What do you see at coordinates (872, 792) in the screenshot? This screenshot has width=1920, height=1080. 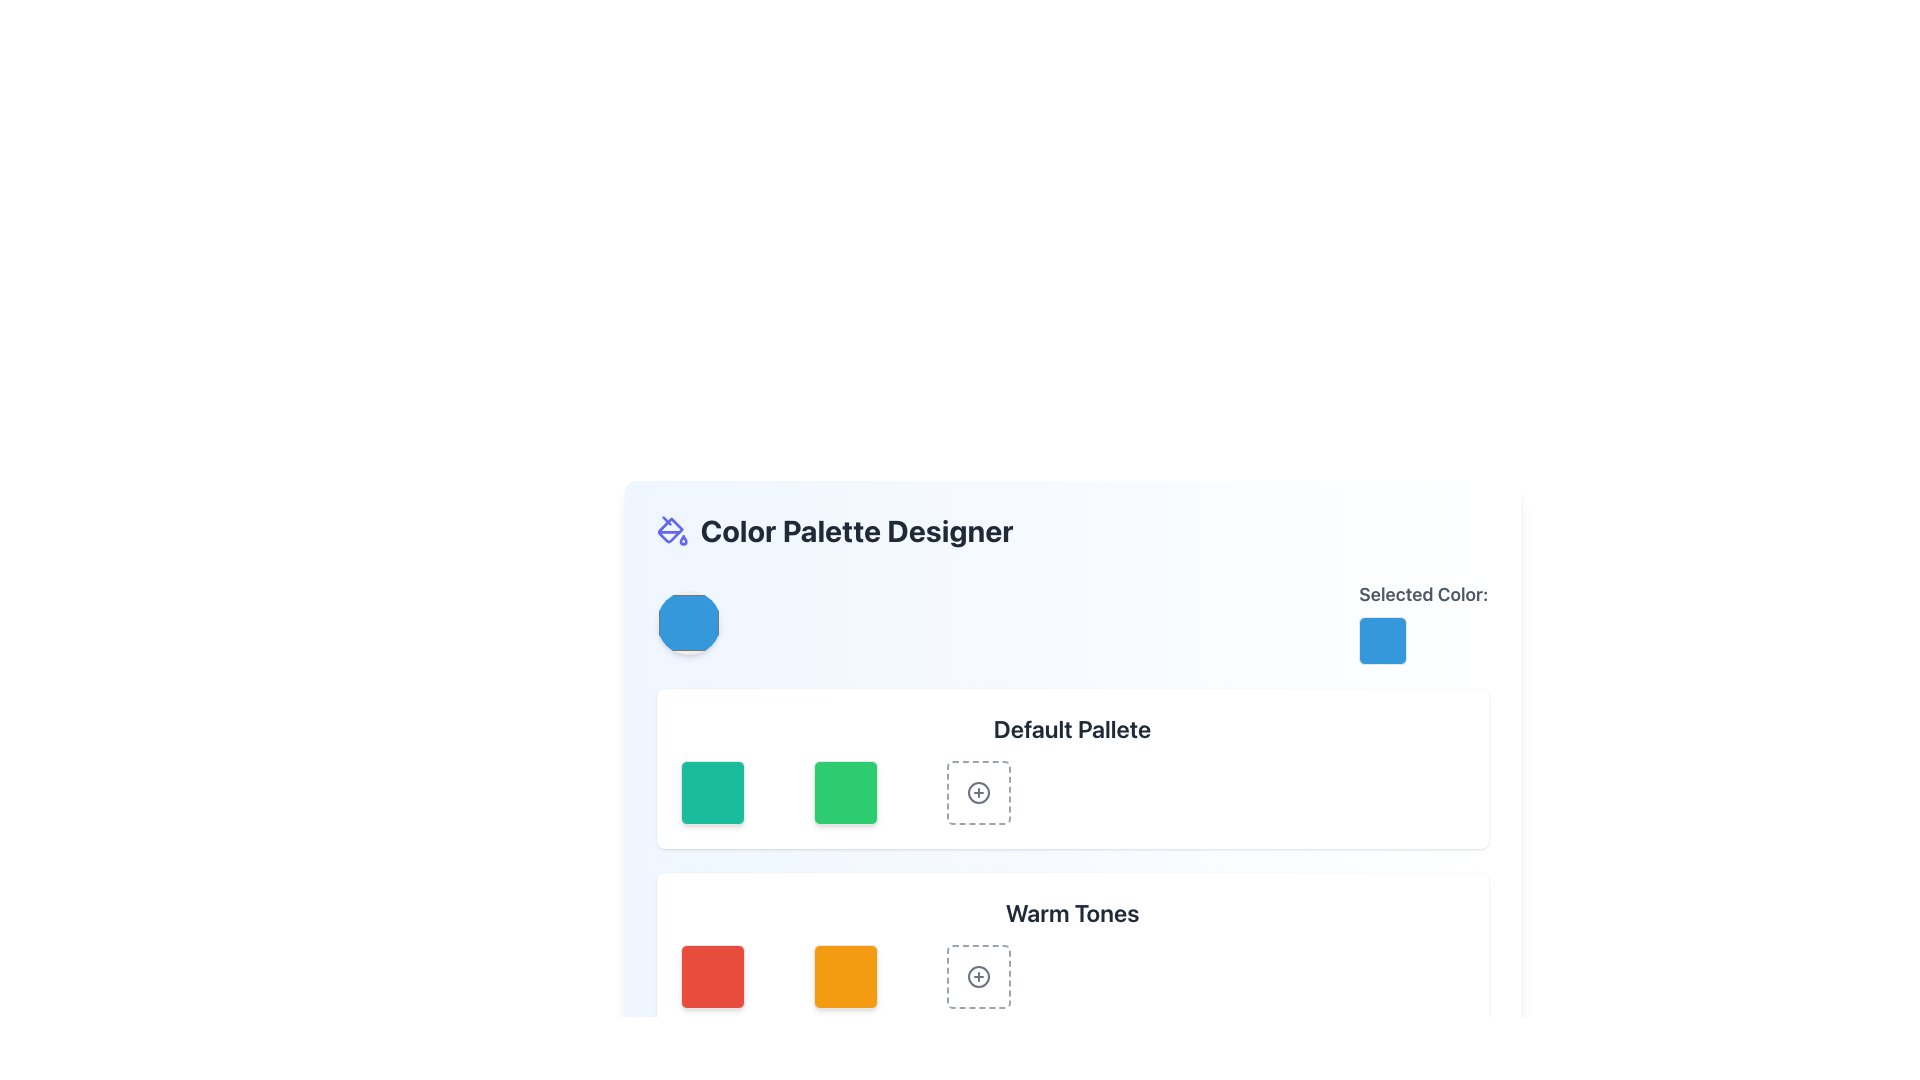 I see `the second selectable color tile in the Default Palette section for additional options` at bounding box center [872, 792].